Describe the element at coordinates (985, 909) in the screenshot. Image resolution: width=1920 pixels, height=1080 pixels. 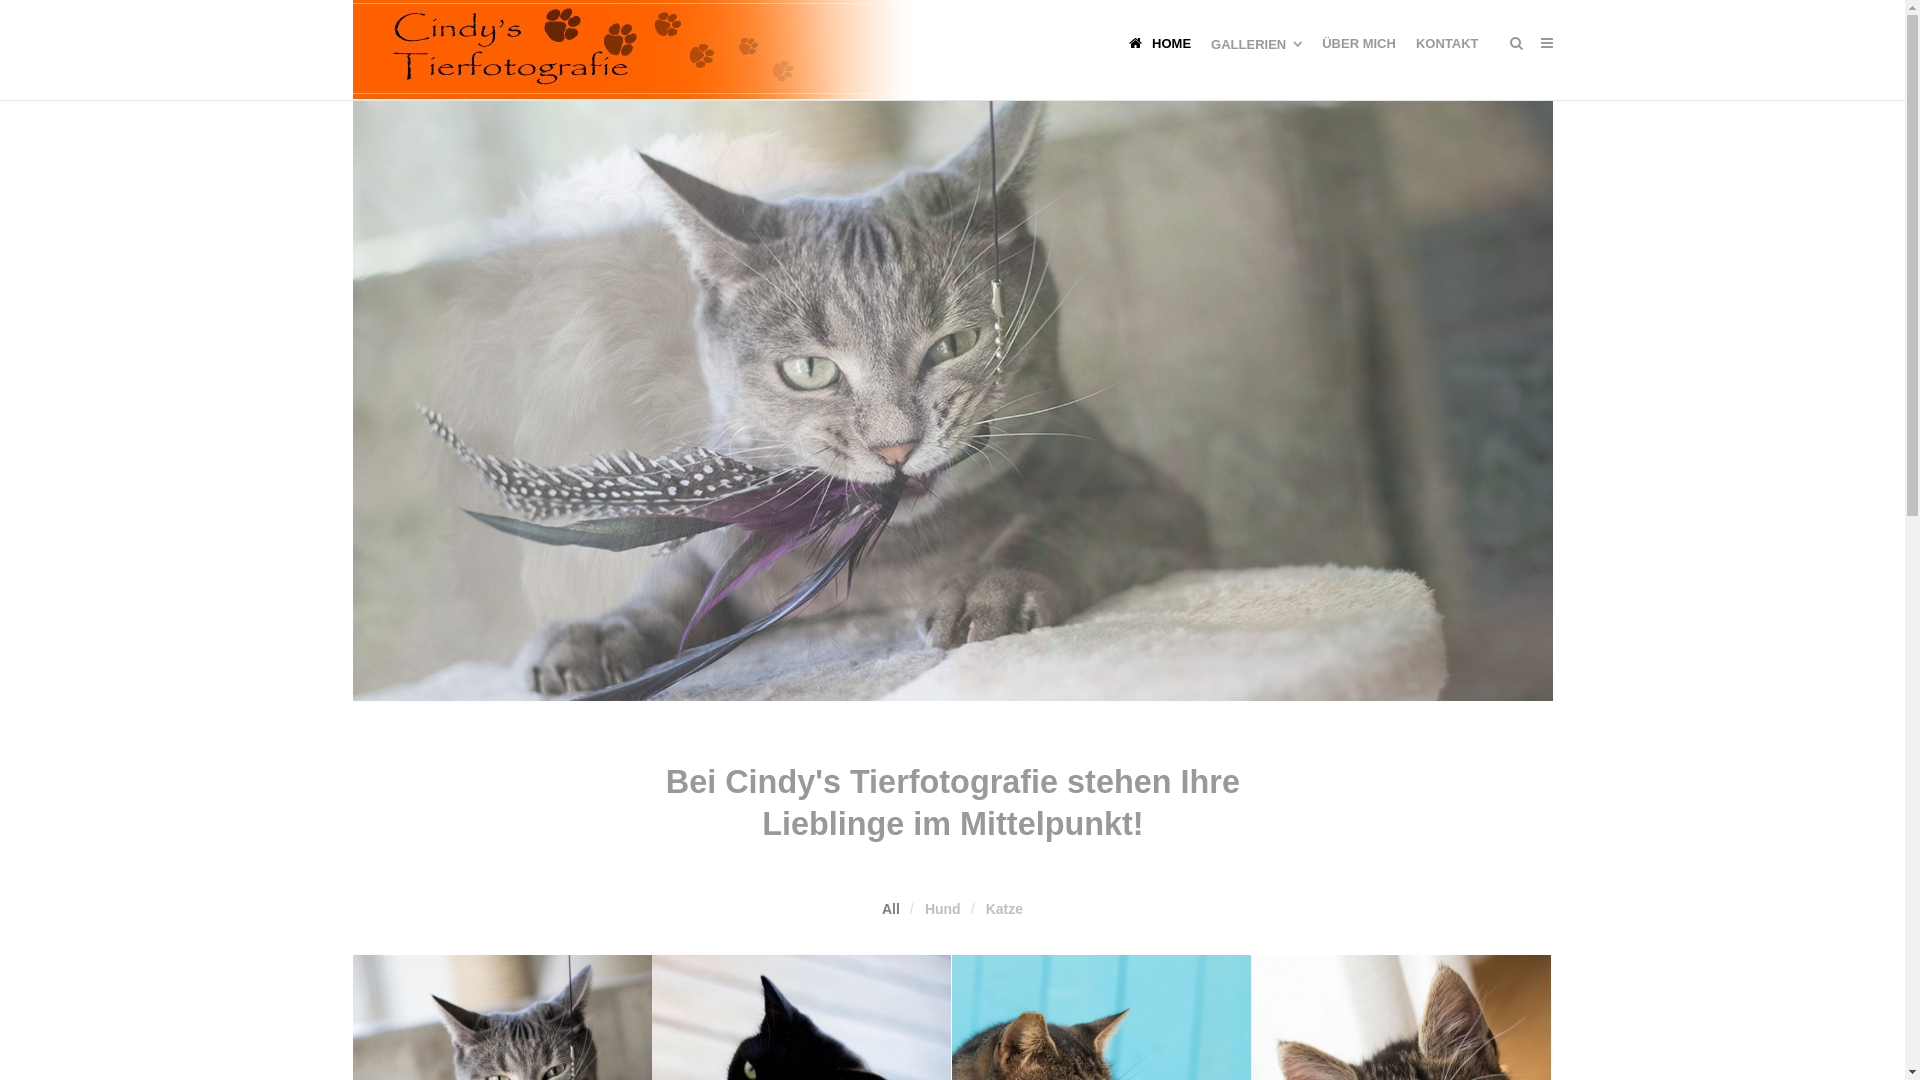
I see `'Katze'` at that location.